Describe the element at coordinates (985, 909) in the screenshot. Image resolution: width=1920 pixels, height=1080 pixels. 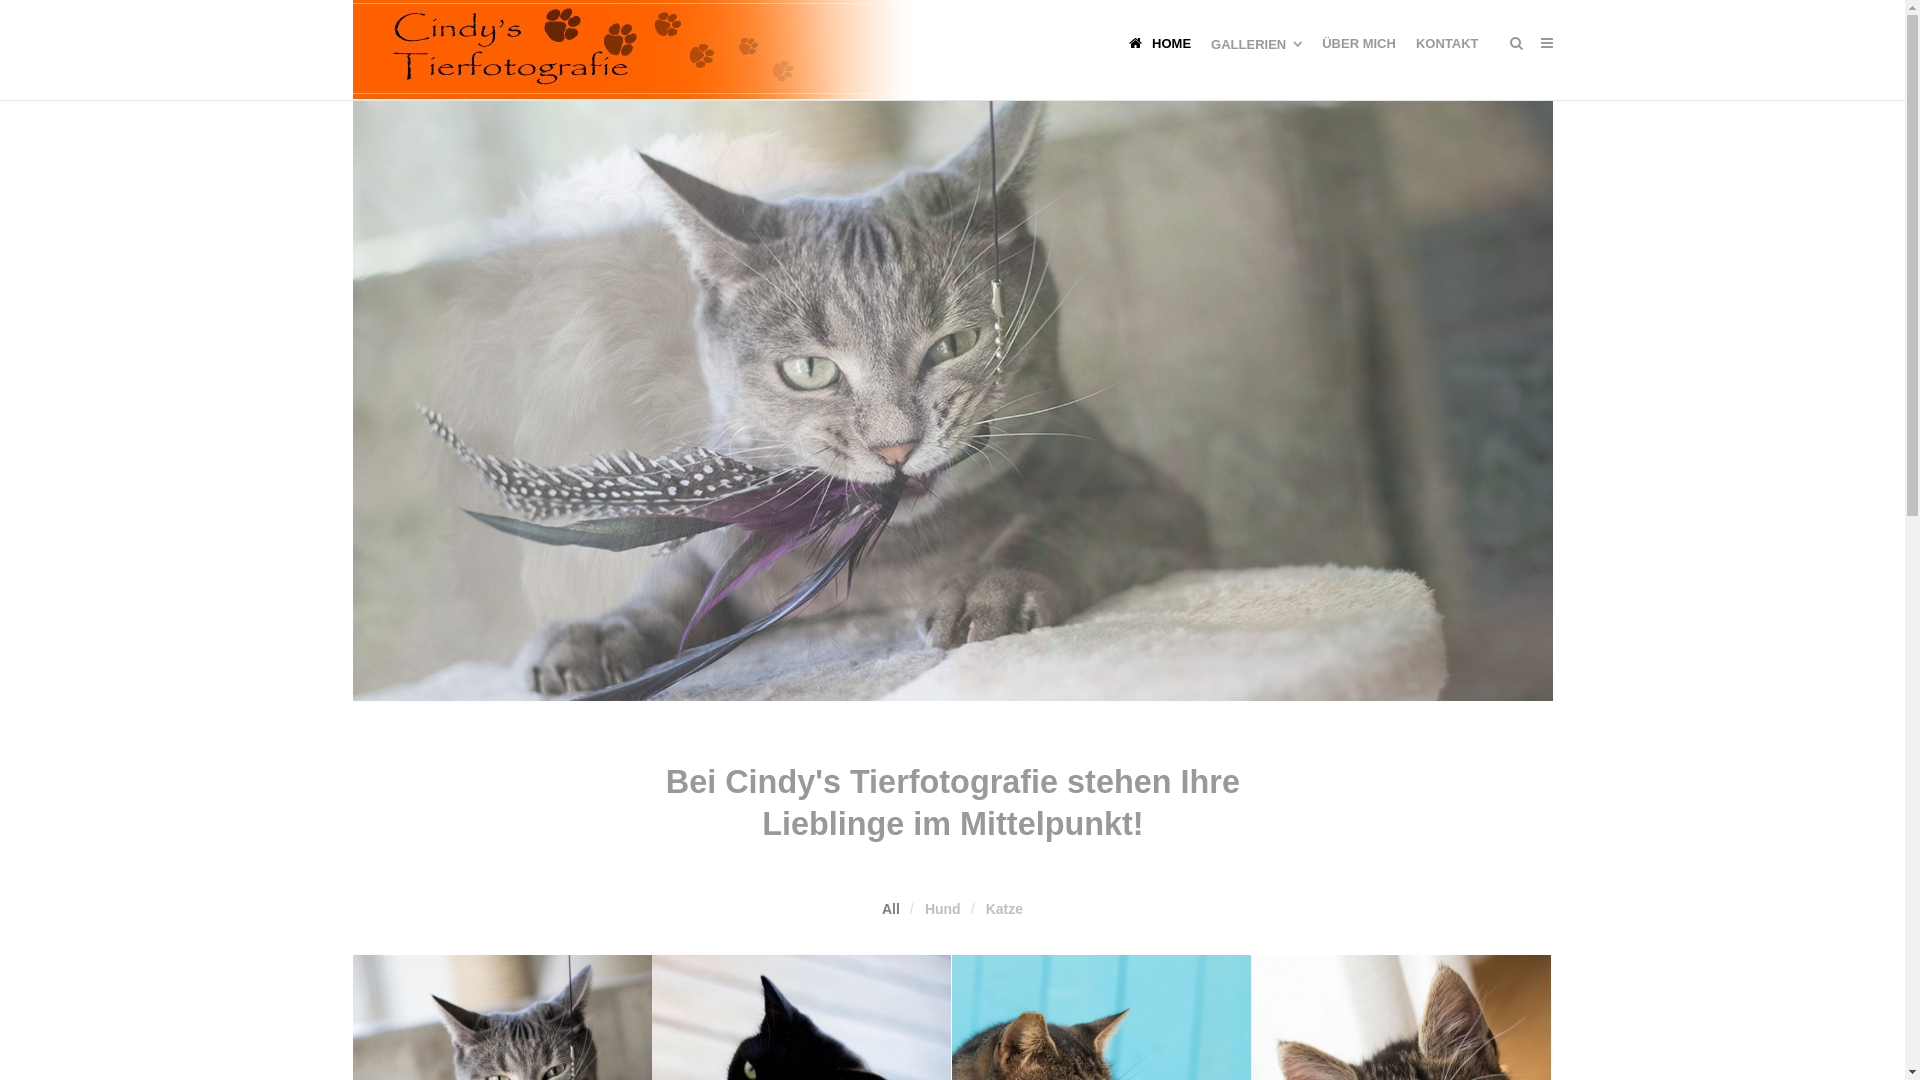
I see `'Katze'` at that location.